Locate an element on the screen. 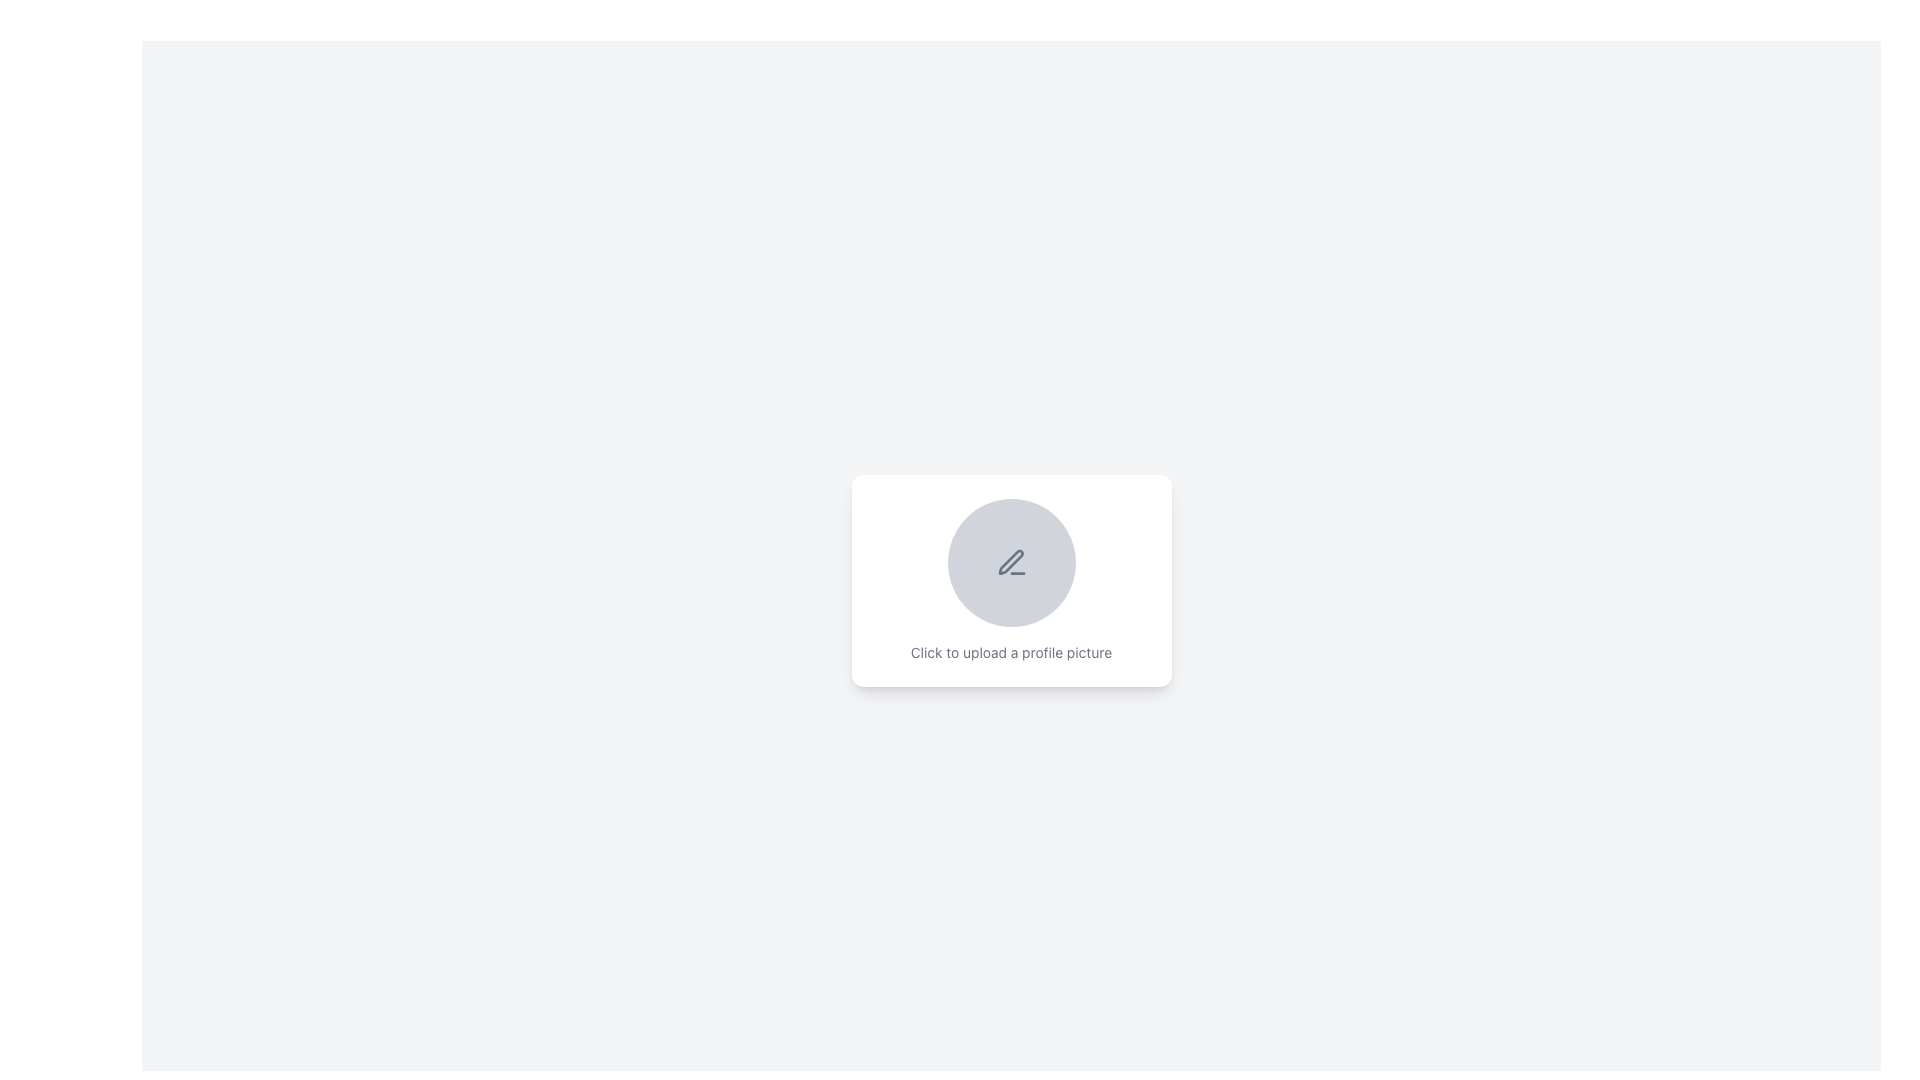 Image resolution: width=1920 pixels, height=1080 pixels. the pen icon located in the center of a circular gray background for additional information is located at coordinates (1011, 563).